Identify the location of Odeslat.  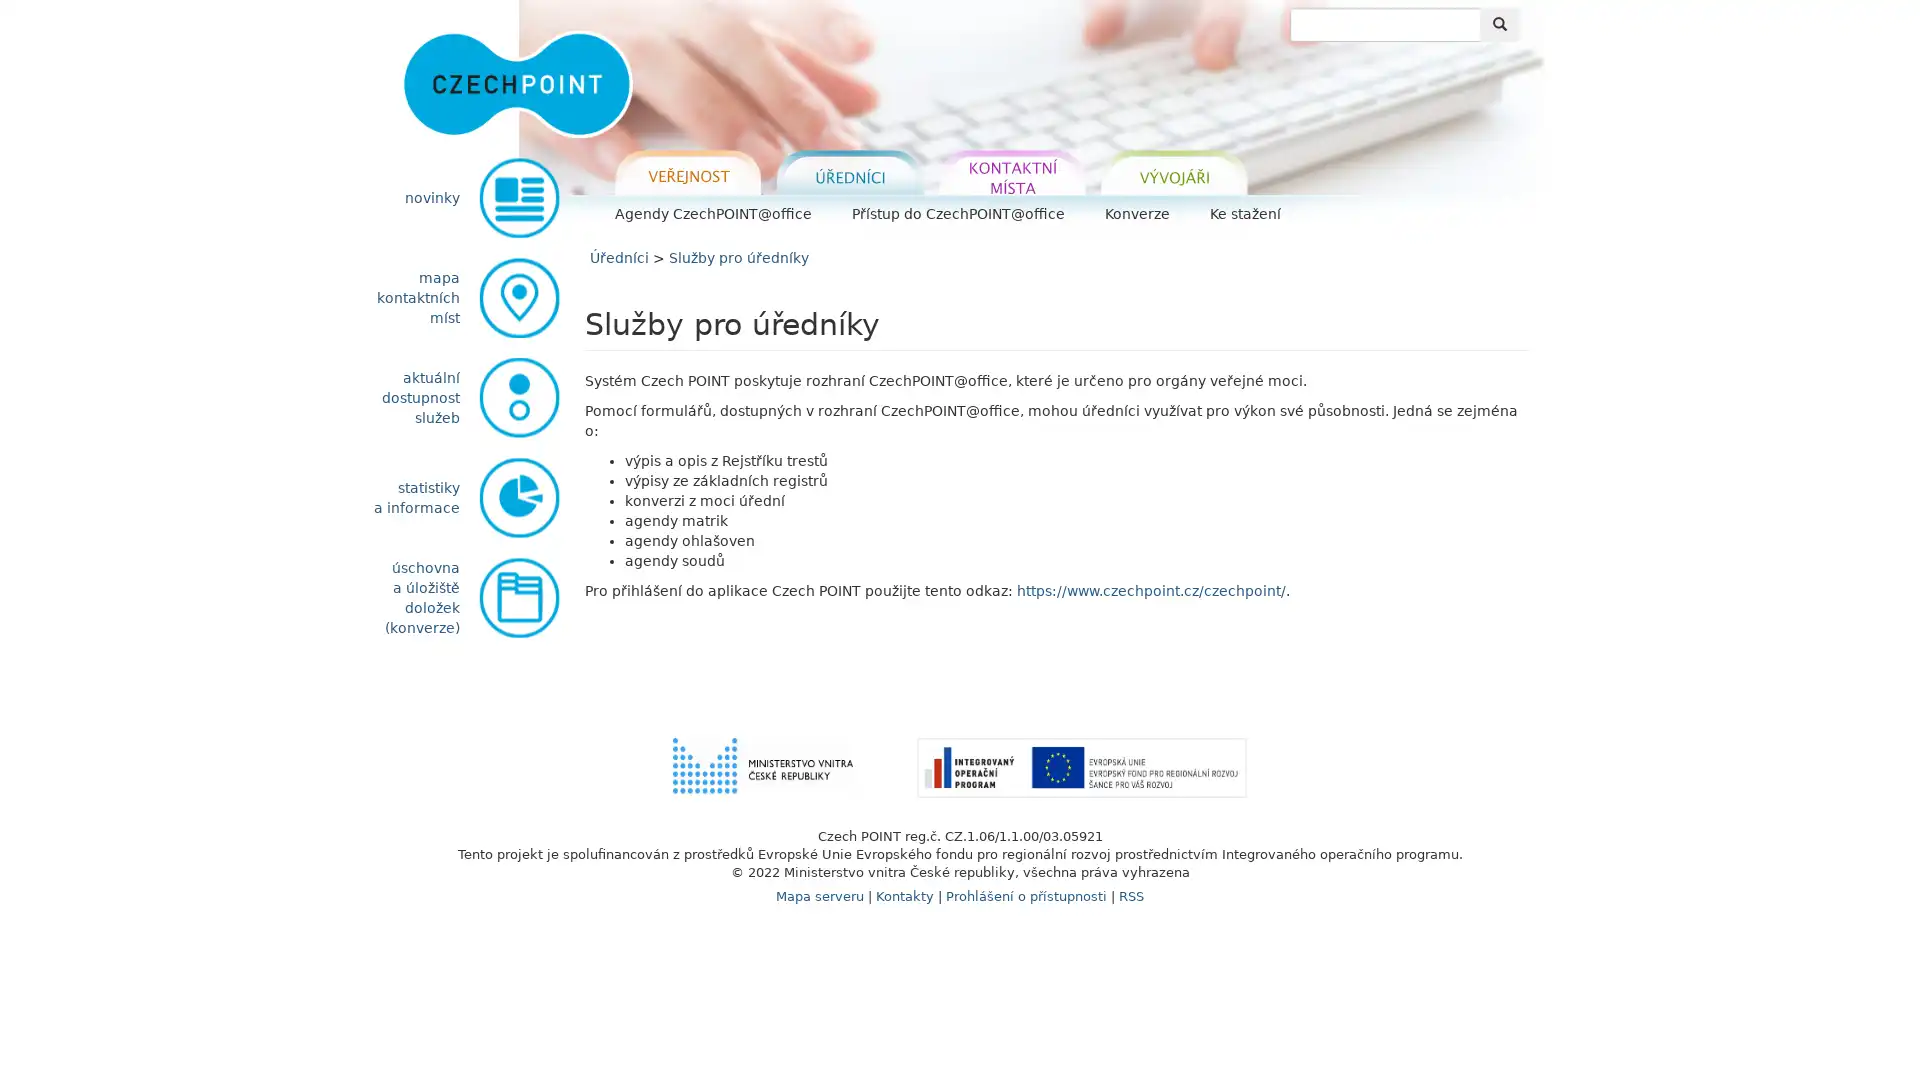
(1499, 24).